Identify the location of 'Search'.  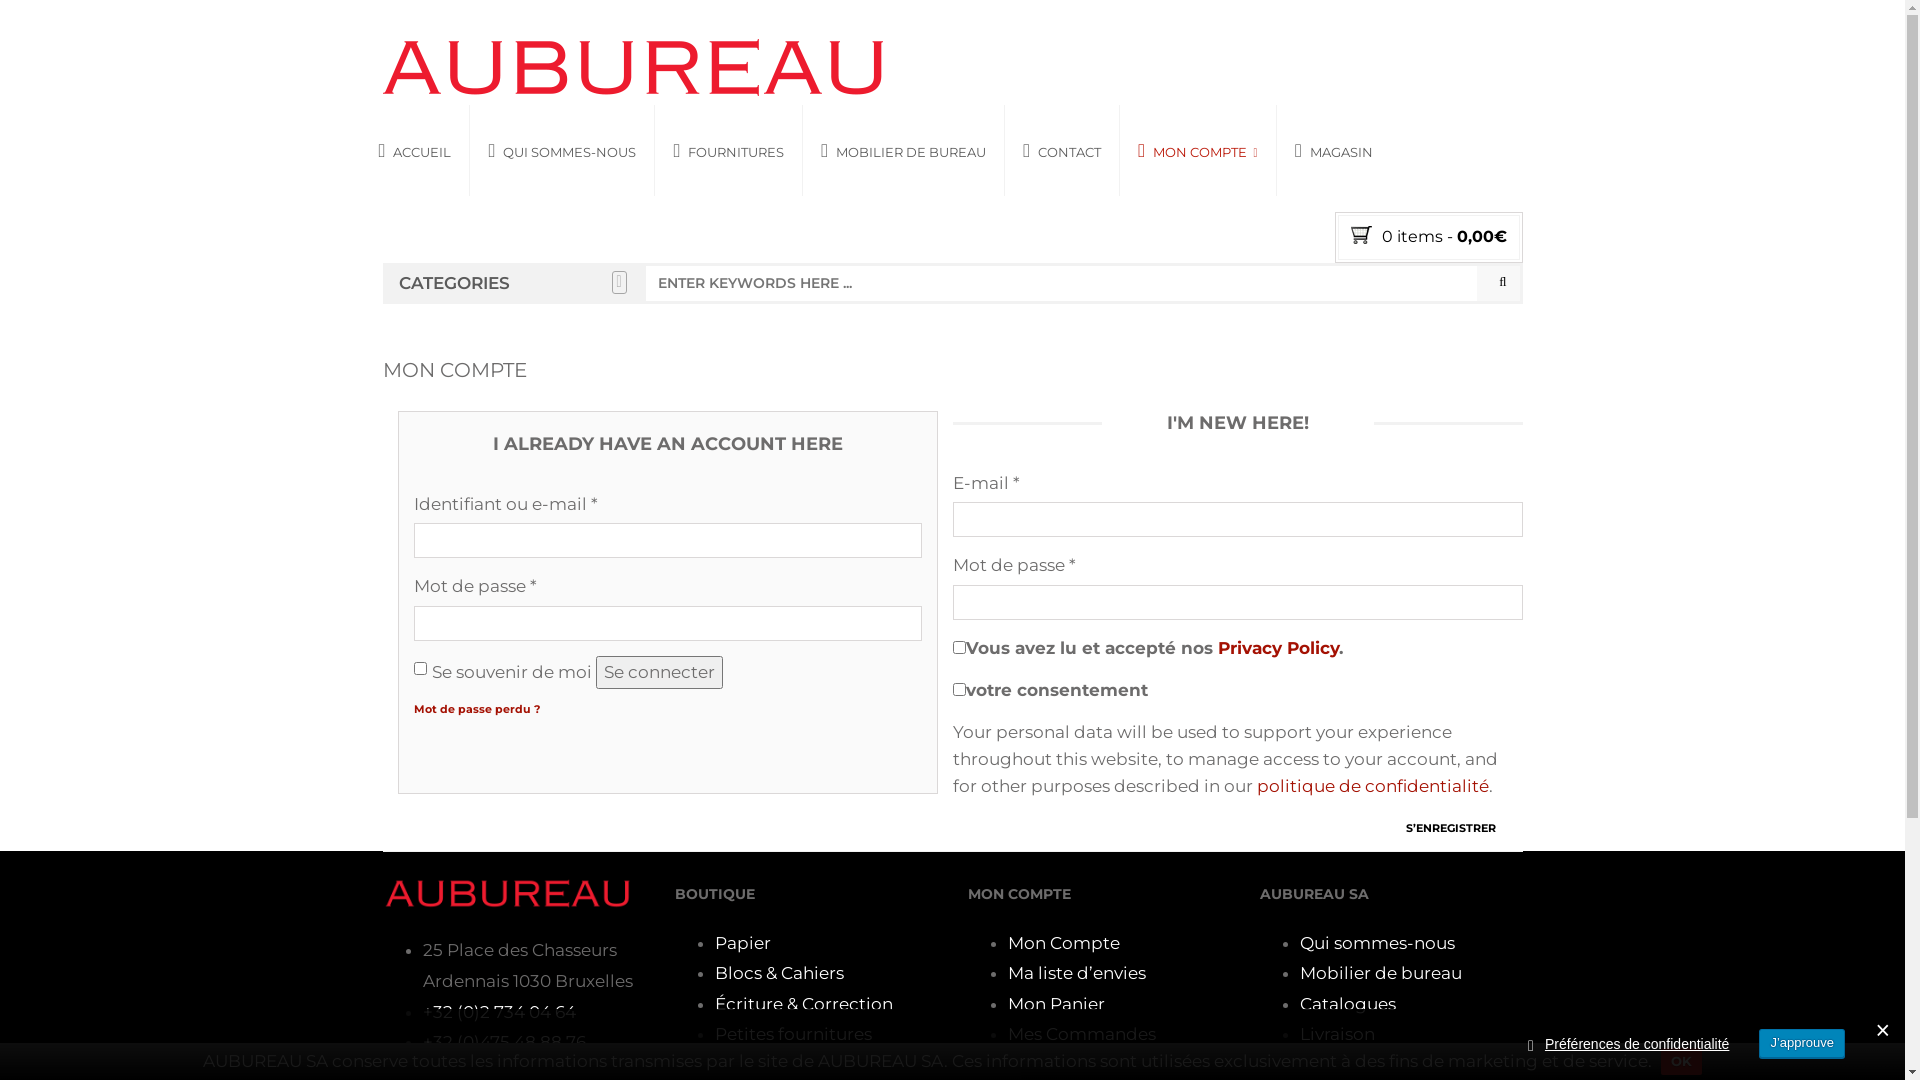
(1497, 283).